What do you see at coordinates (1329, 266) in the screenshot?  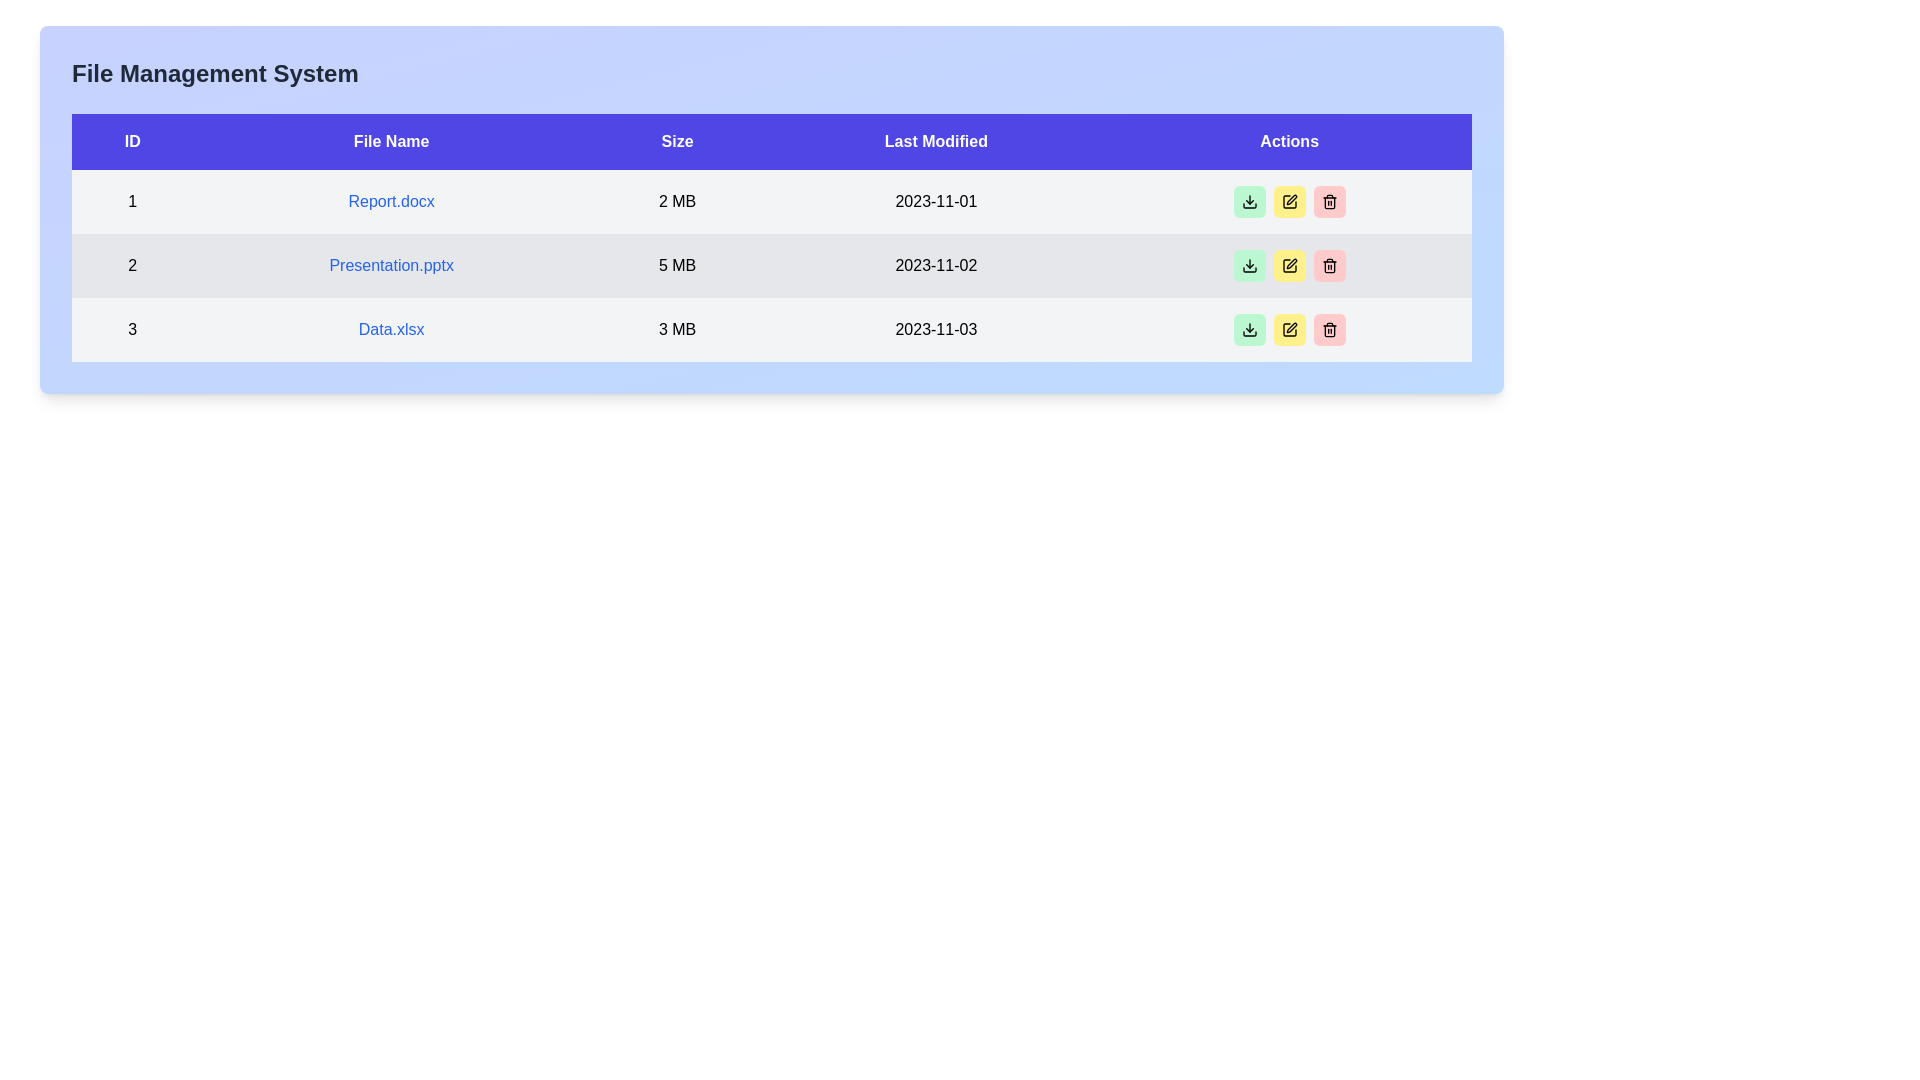 I see `the trash bin icon located in the third row under the 'Actions' column, which serves as the delete button for the file 'Data.xlsx'` at bounding box center [1329, 266].